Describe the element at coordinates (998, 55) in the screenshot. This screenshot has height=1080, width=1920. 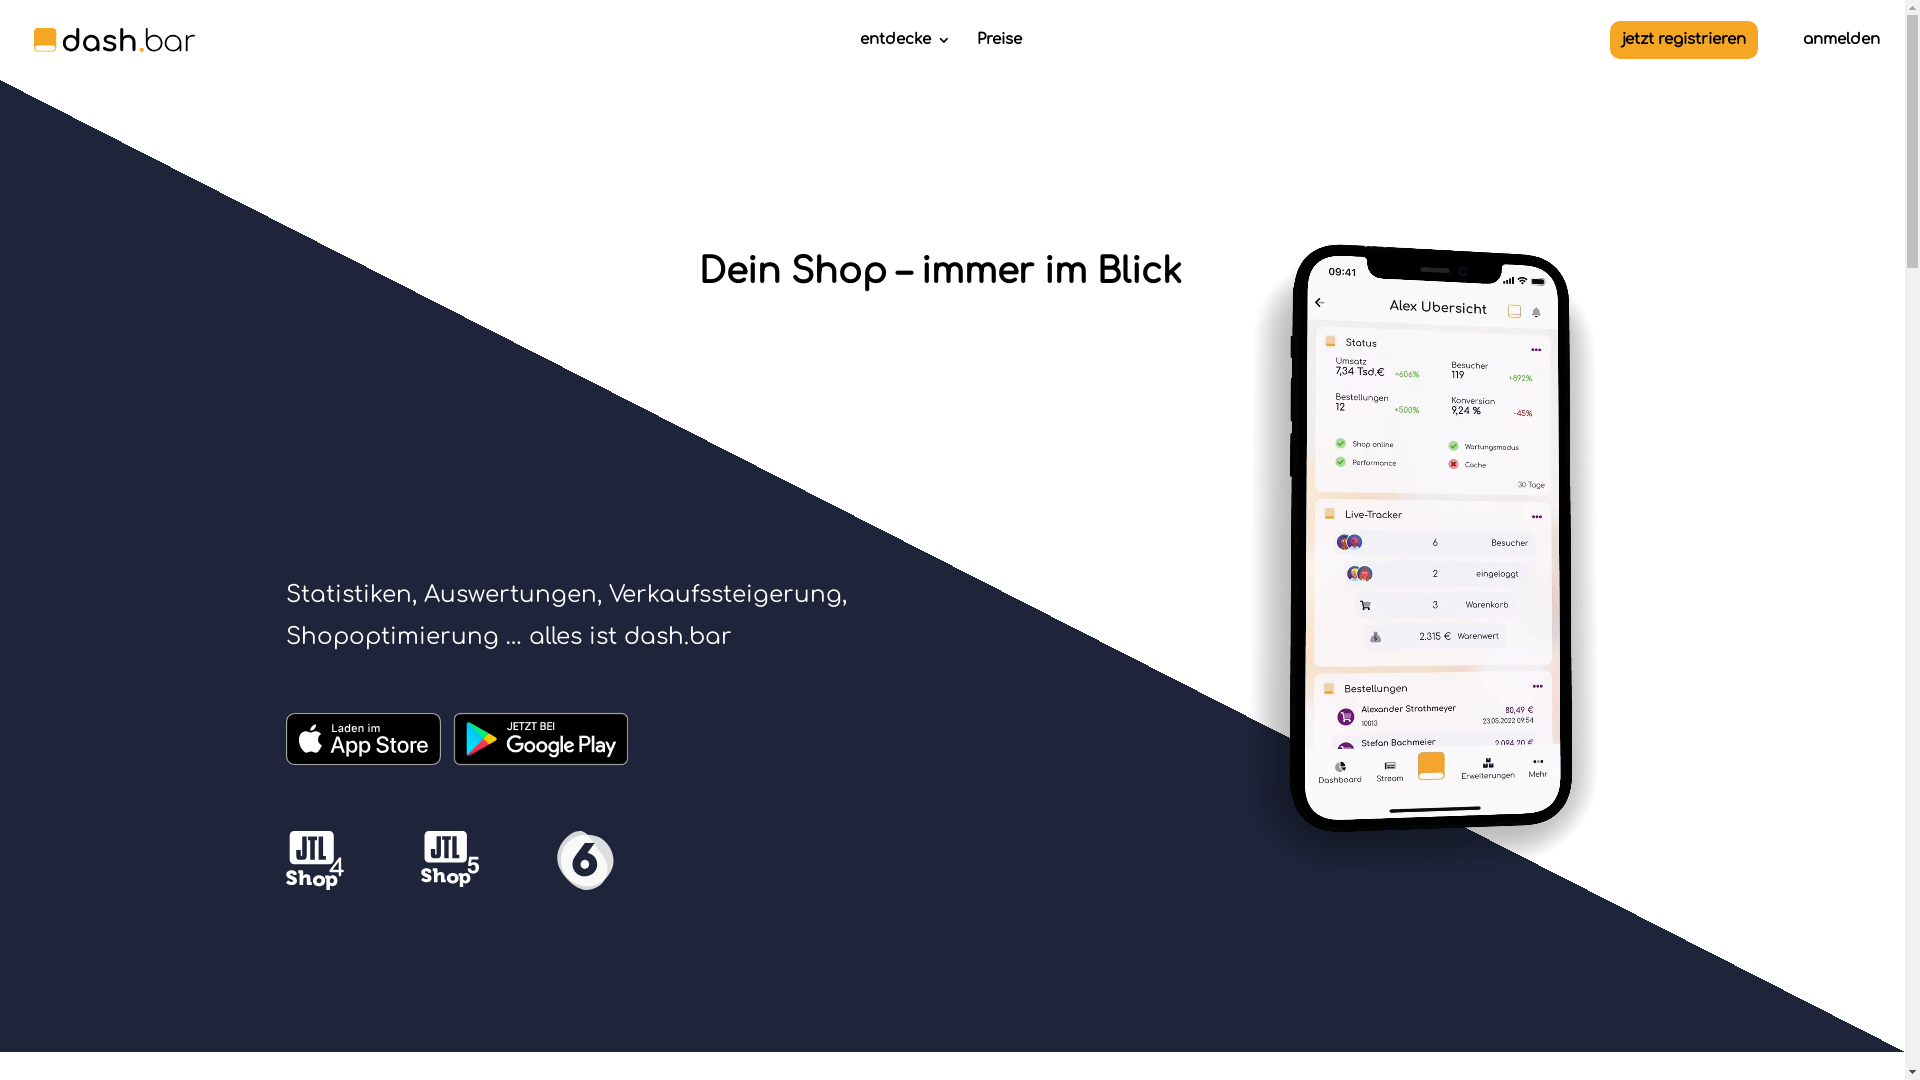
I see `'Preise'` at that location.